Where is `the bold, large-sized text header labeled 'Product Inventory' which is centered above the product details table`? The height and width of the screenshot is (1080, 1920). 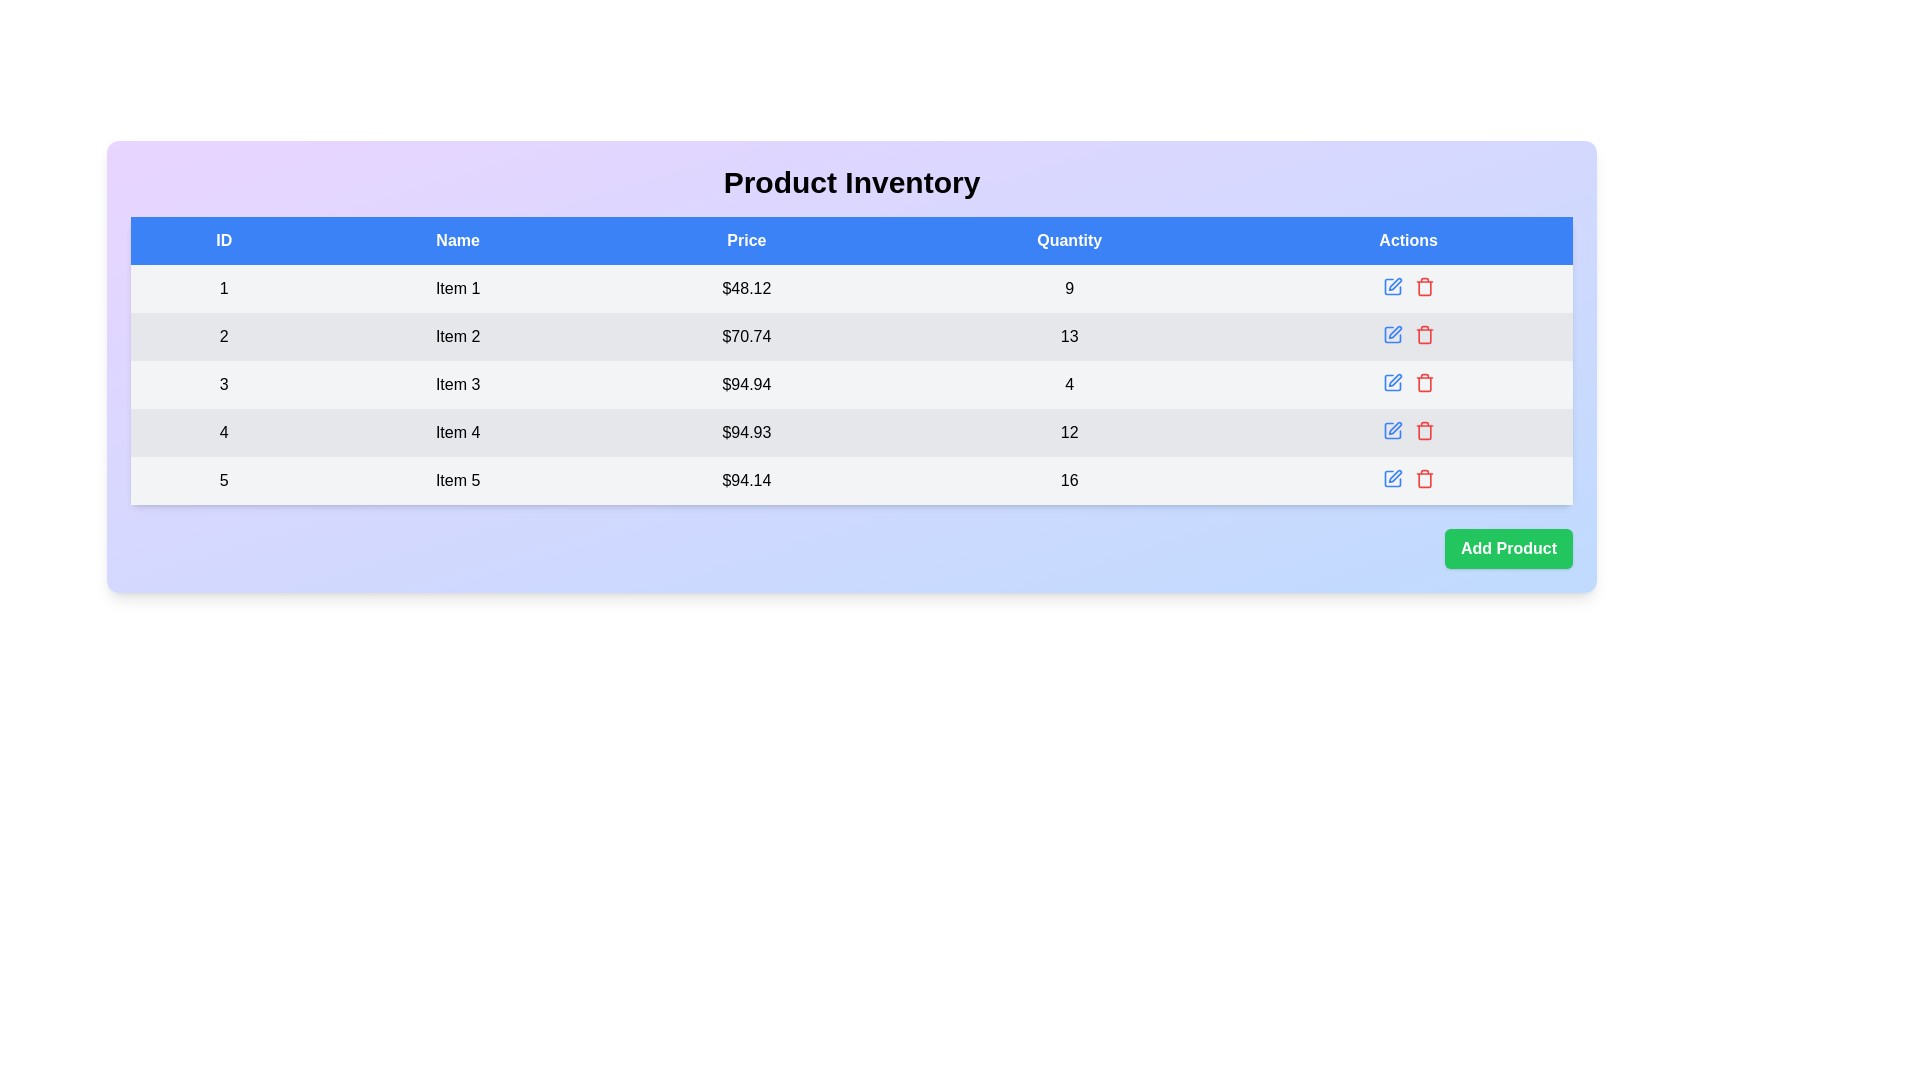 the bold, large-sized text header labeled 'Product Inventory' which is centered above the product details table is located at coordinates (851, 182).